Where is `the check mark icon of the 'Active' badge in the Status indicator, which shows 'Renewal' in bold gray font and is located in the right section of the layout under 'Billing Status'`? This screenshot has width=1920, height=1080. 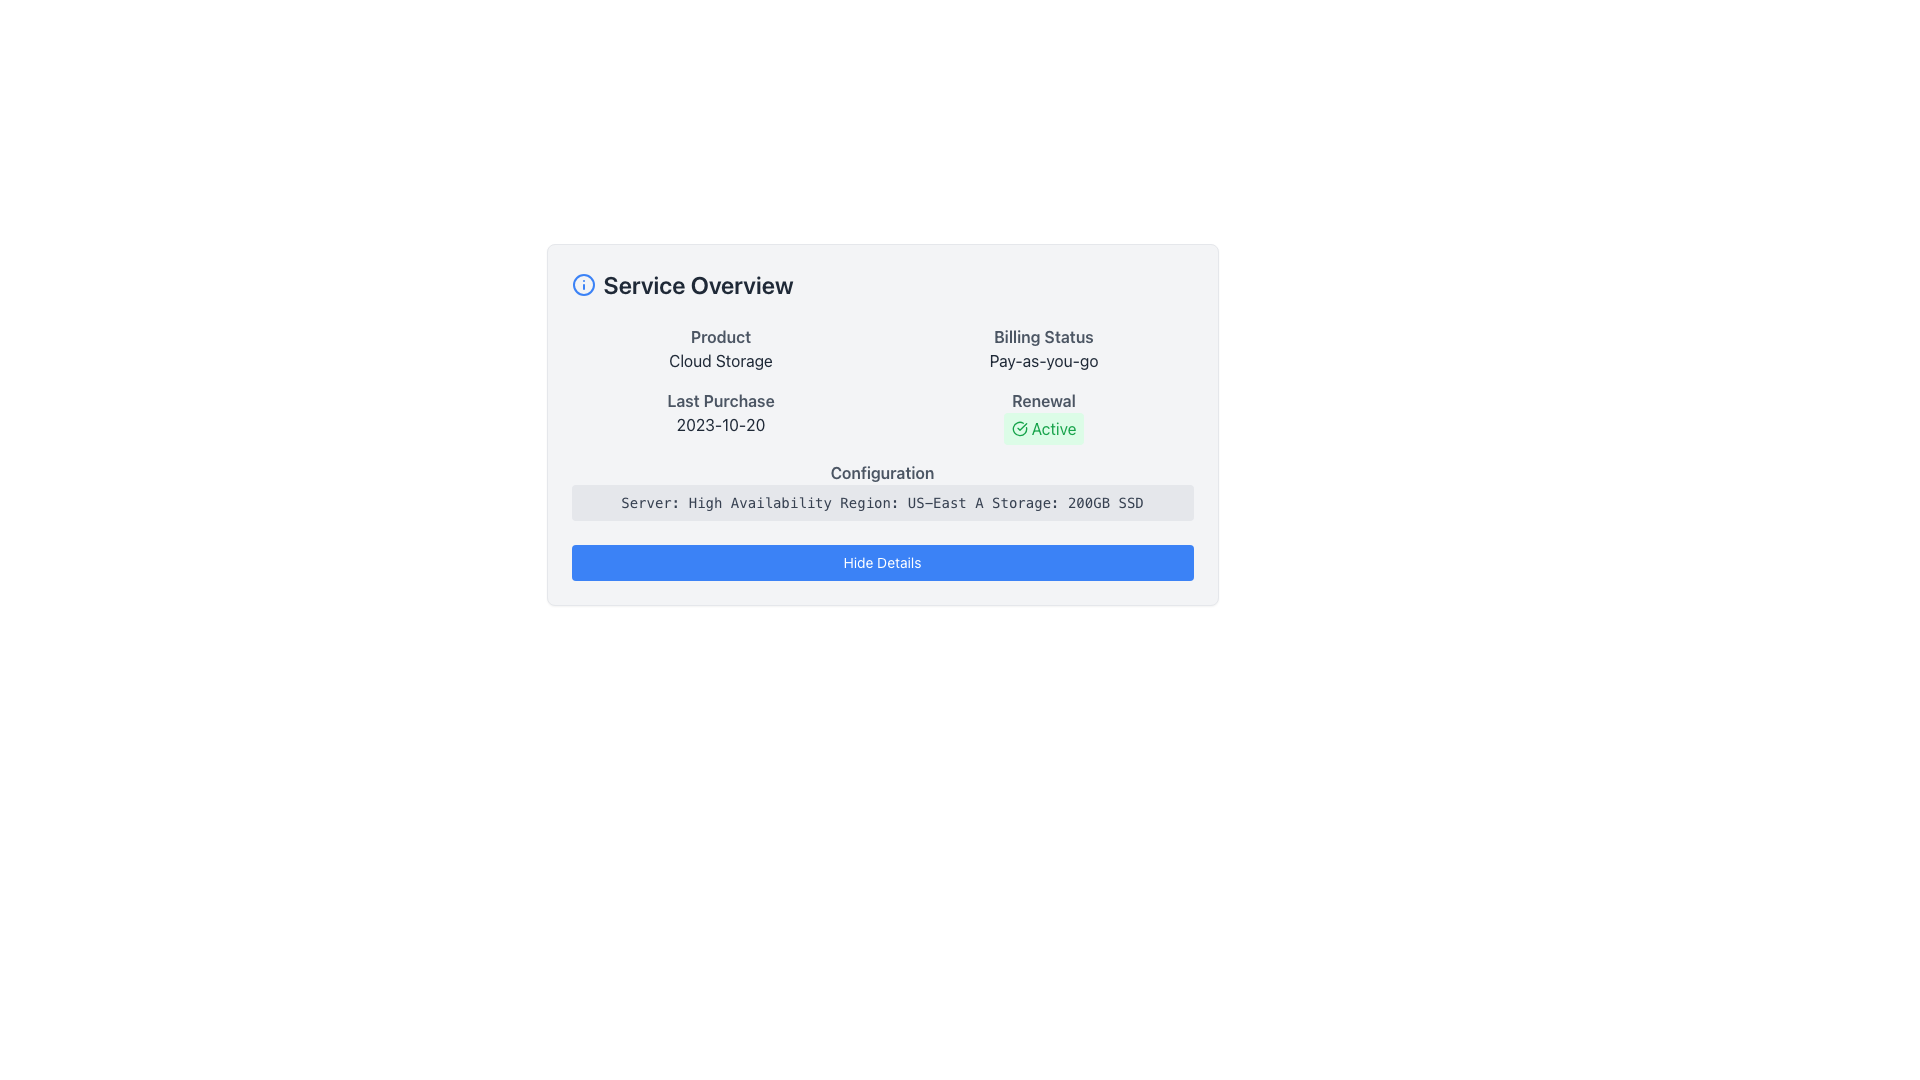 the check mark icon of the 'Active' badge in the Status indicator, which shows 'Renewal' in bold gray font and is located in the right section of the layout under 'Billing Status' is located at coordinates (1042, 415).